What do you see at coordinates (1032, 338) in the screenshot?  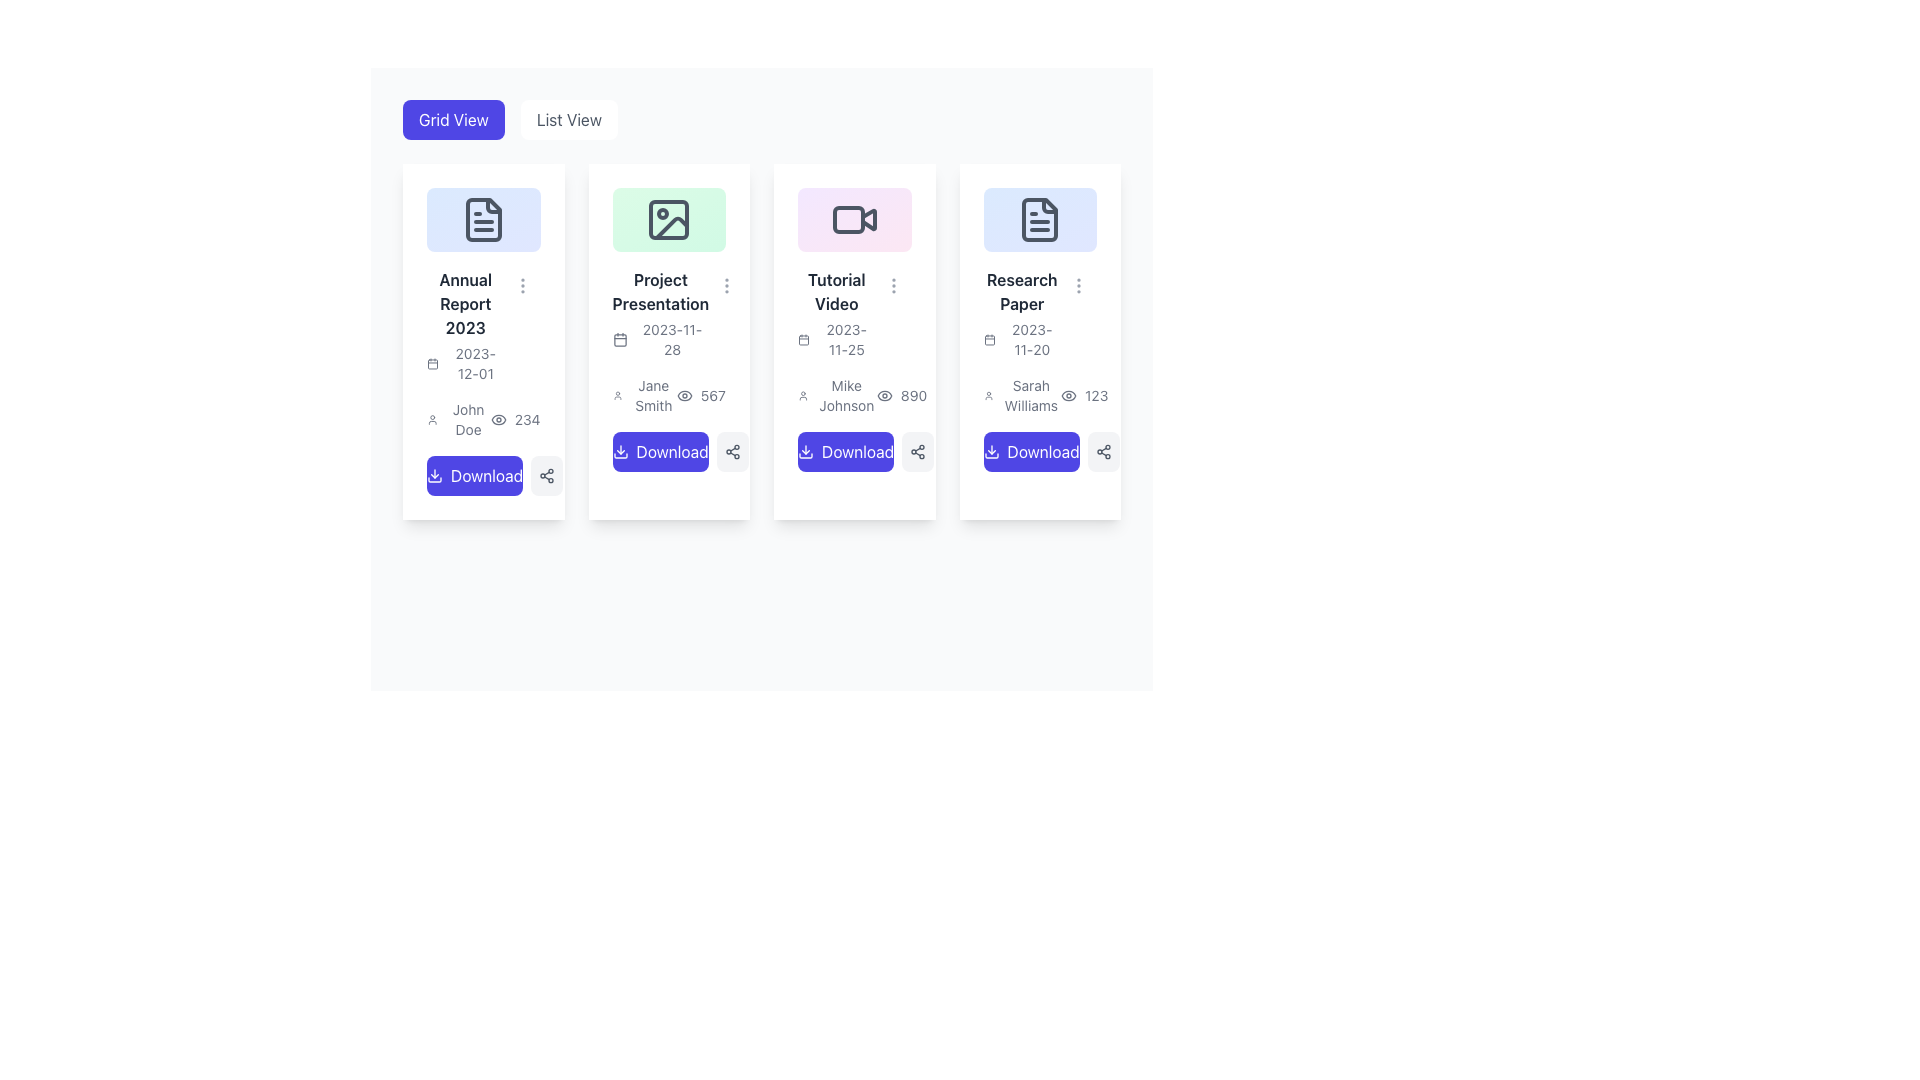 I see `the text label displaying the date '2023-11-20' which is styled with a small font size and gray color, located in the fourth card item below the title 'Research Paper' and above 'Sarah Williams'` at bounding box center [1032, 338].